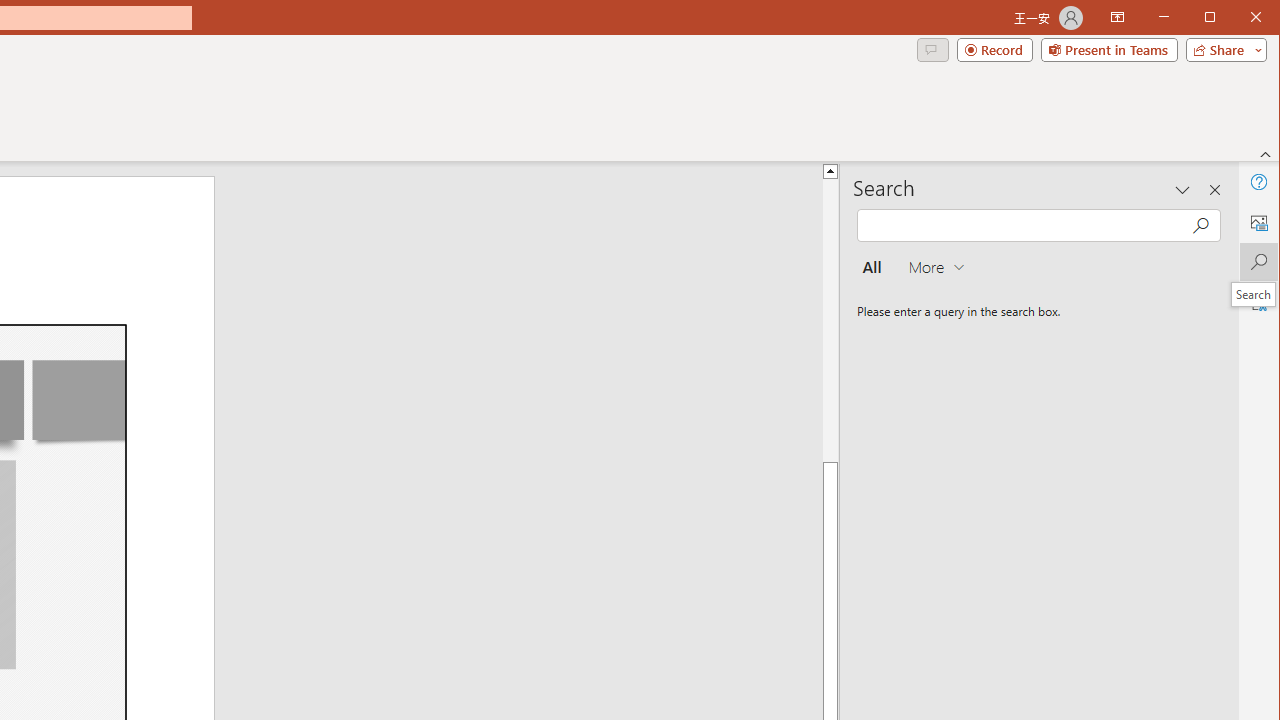 Image resolution: width=1280 pixels, height=720 pixels. I want to click on 'Maximize', so click(1238, 19).